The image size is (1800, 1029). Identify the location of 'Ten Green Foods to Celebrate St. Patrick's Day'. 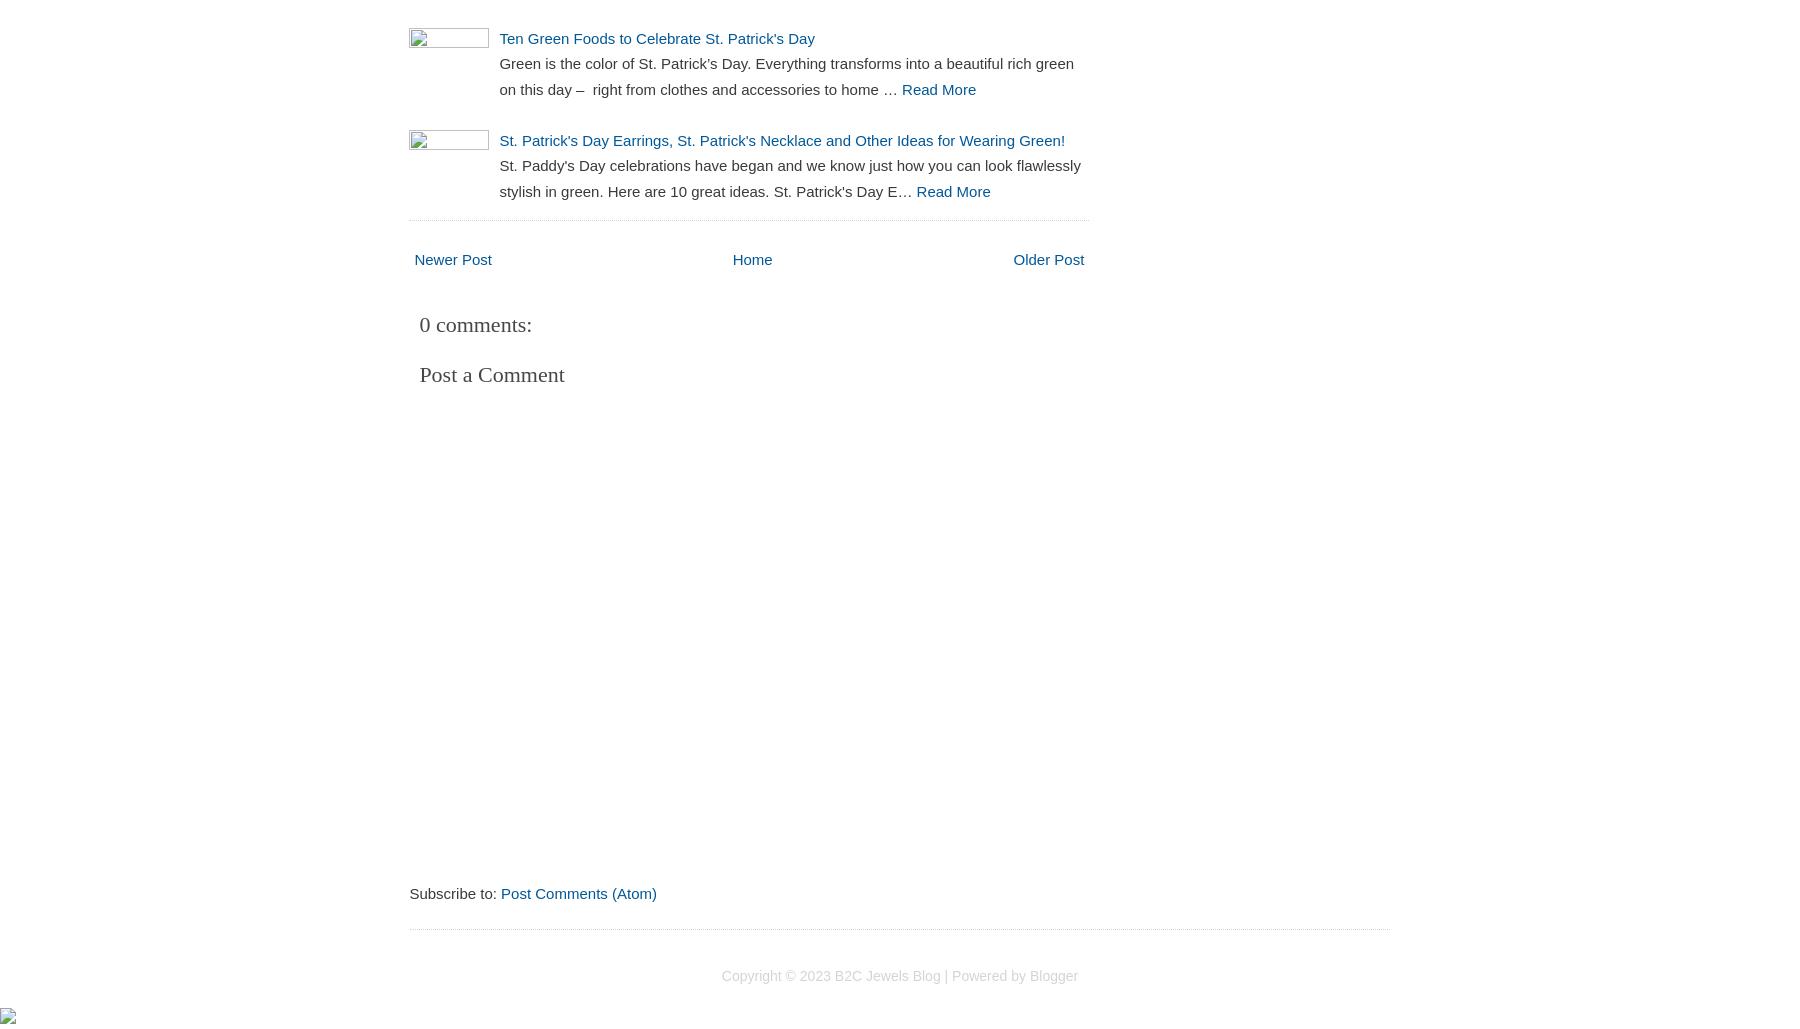
(497, 37).